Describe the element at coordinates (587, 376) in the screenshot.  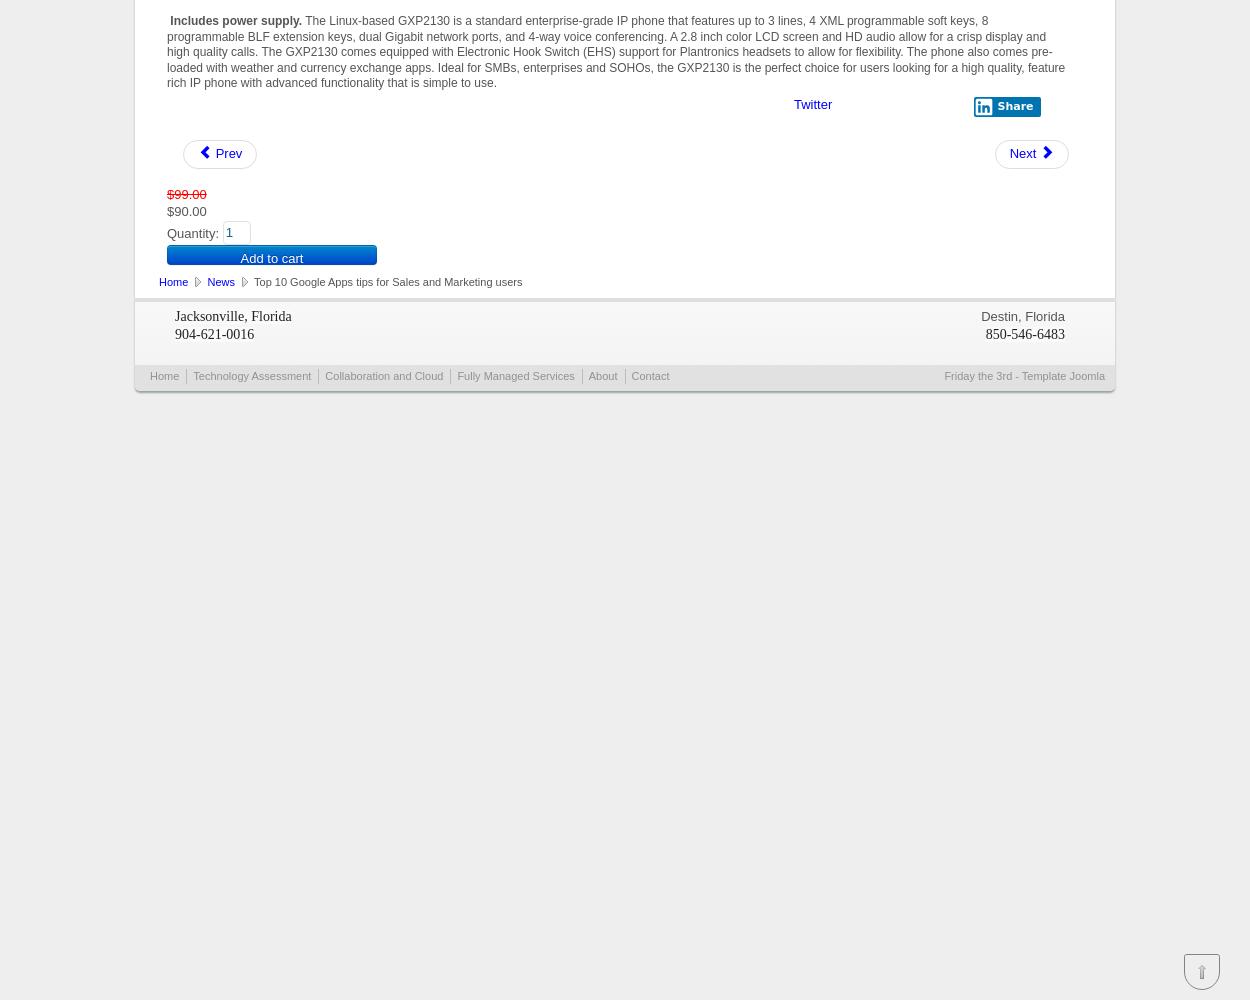
I see `'About'` at that location.